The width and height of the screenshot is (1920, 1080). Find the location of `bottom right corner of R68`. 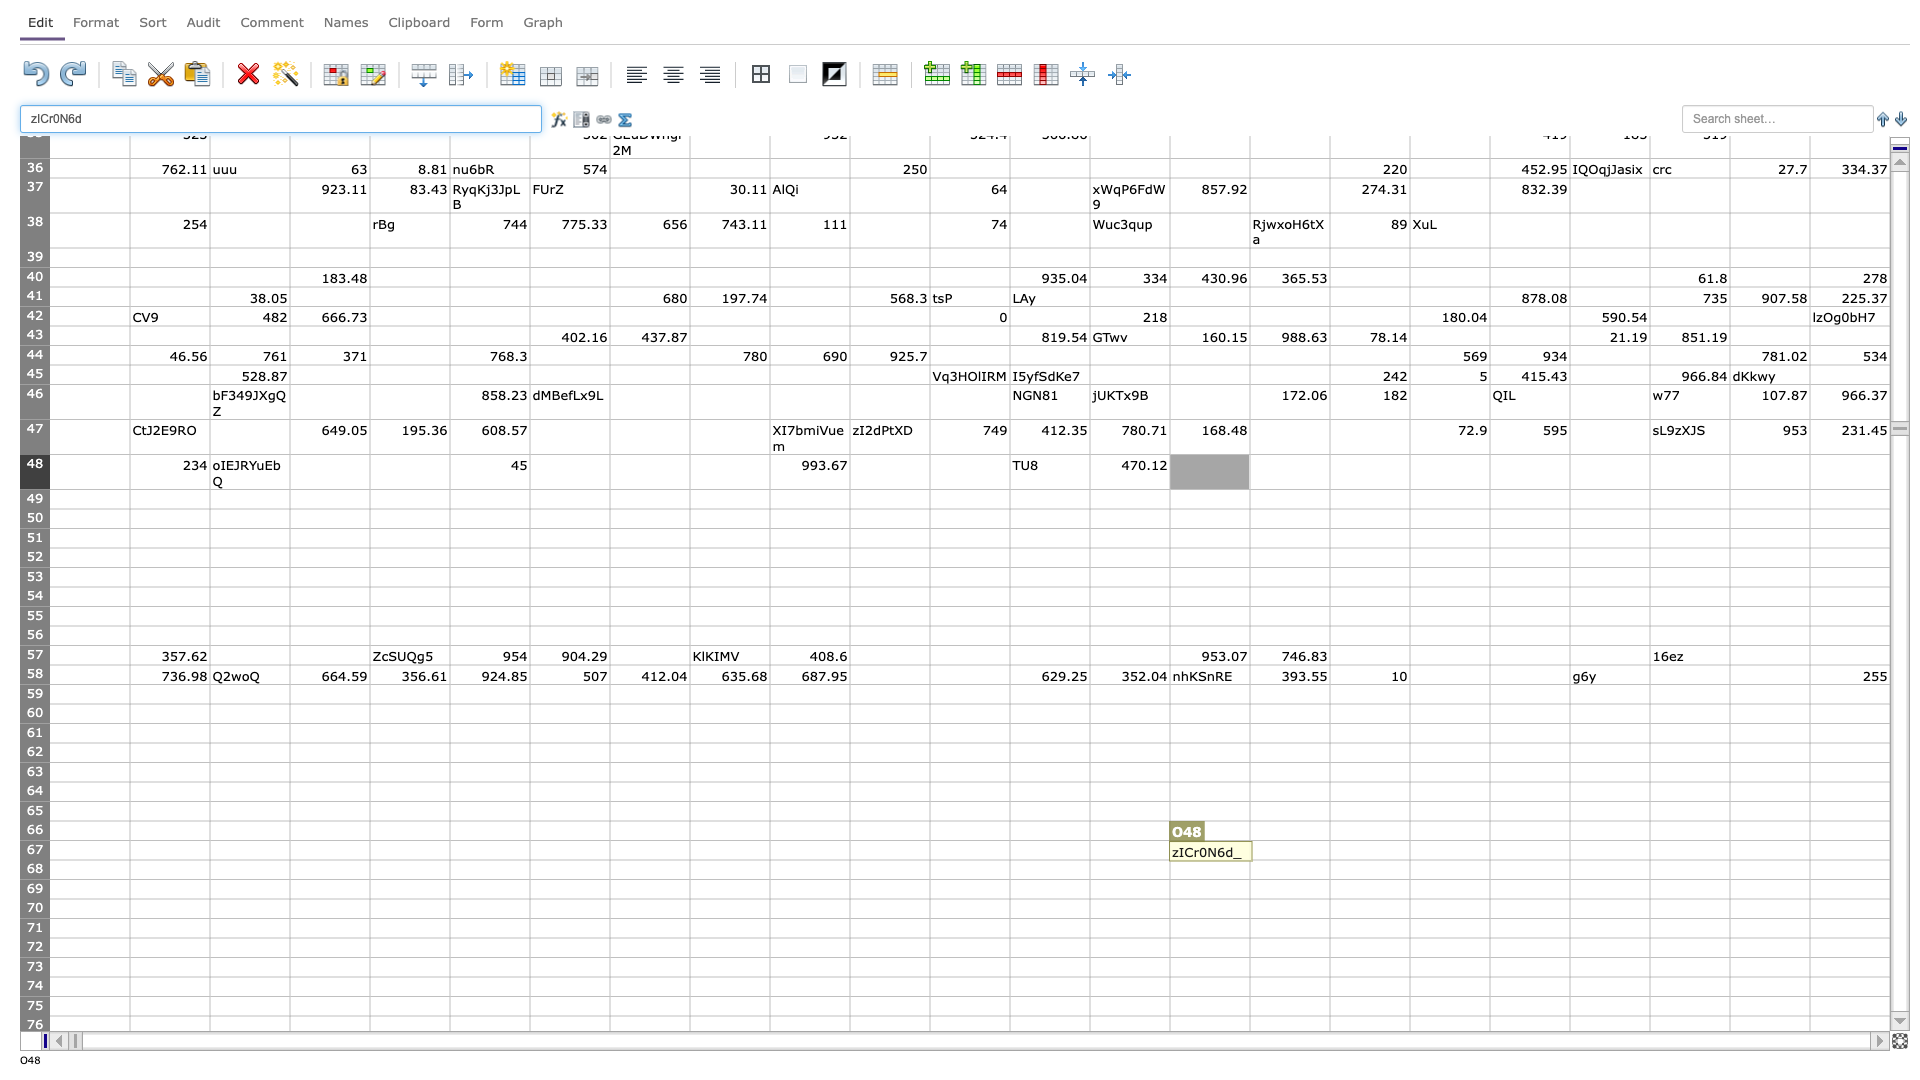

bottom right corner of R68 is located at coordinates (1489, 878).